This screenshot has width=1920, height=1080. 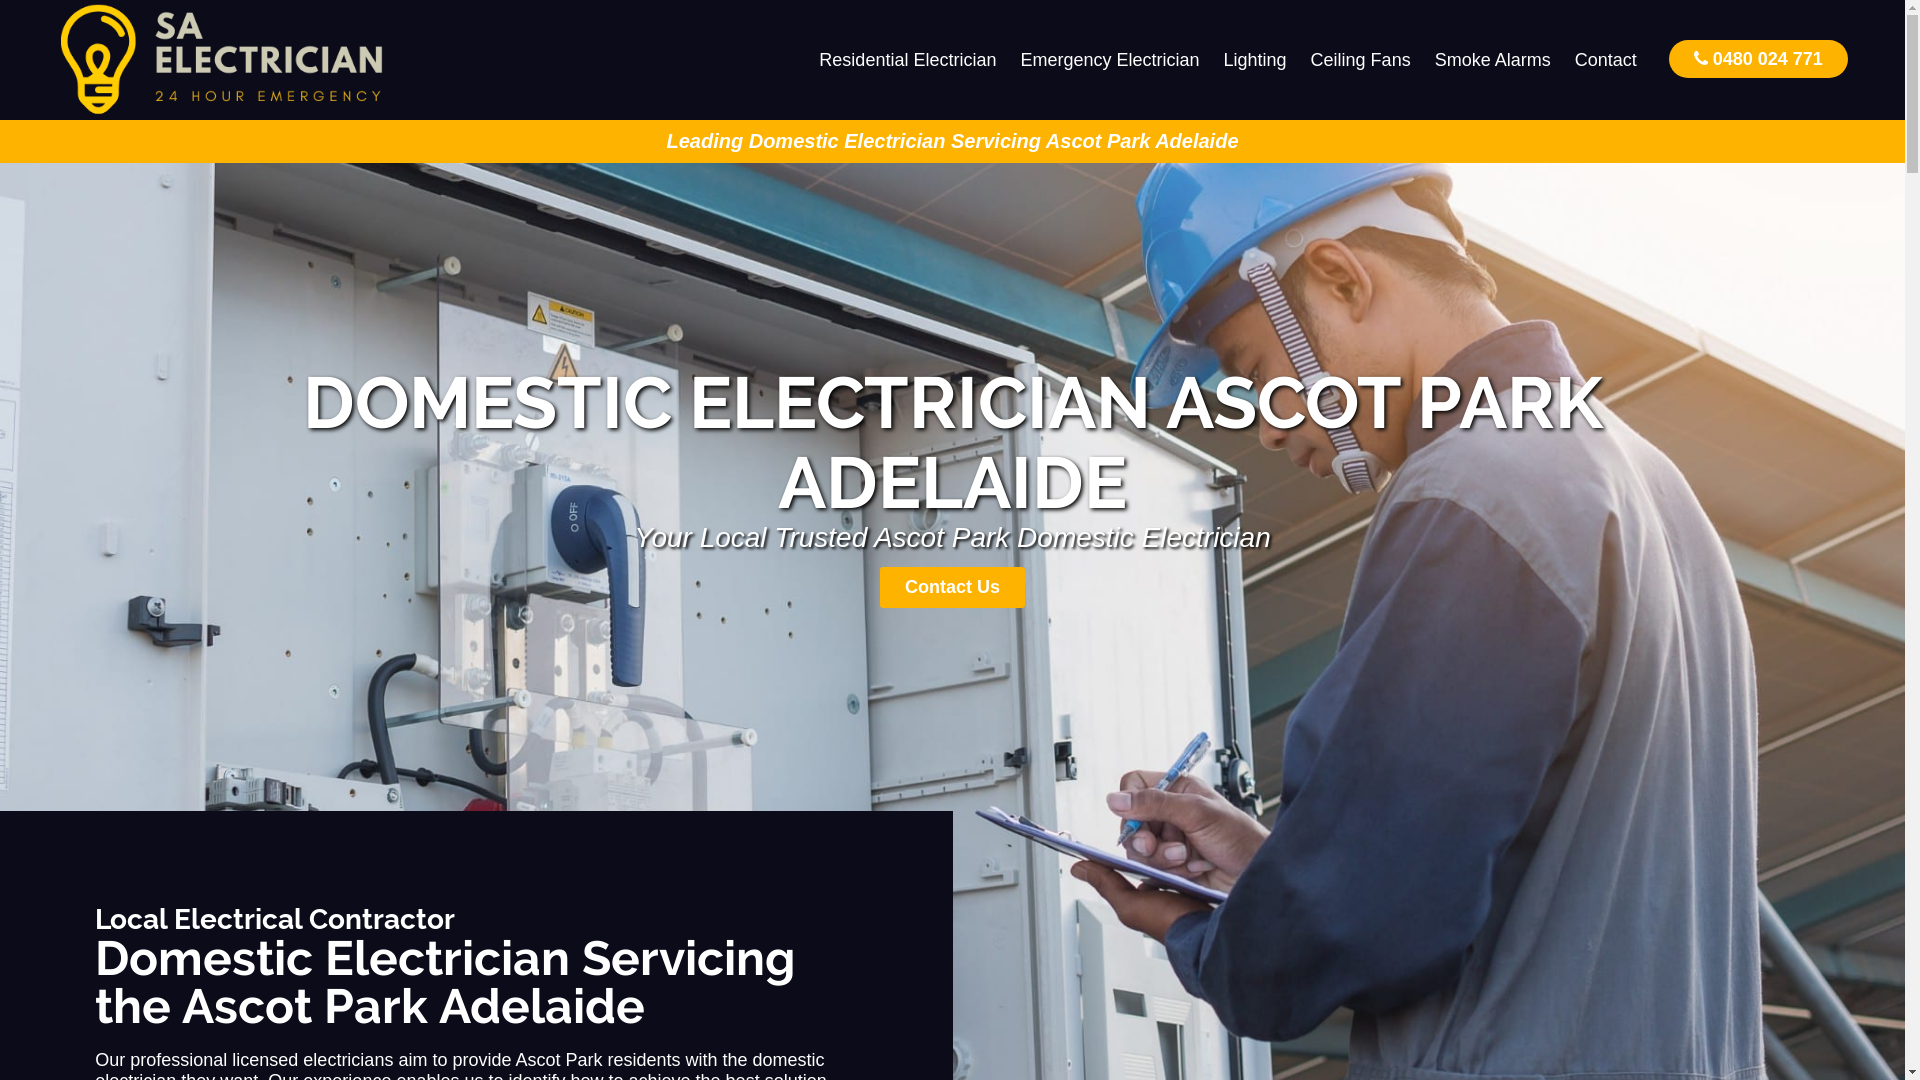 What do you see at coordinates (1008, 59) in the screenshot?
I see `'Emergency Electrician'` at bounding box center [1008, 59].